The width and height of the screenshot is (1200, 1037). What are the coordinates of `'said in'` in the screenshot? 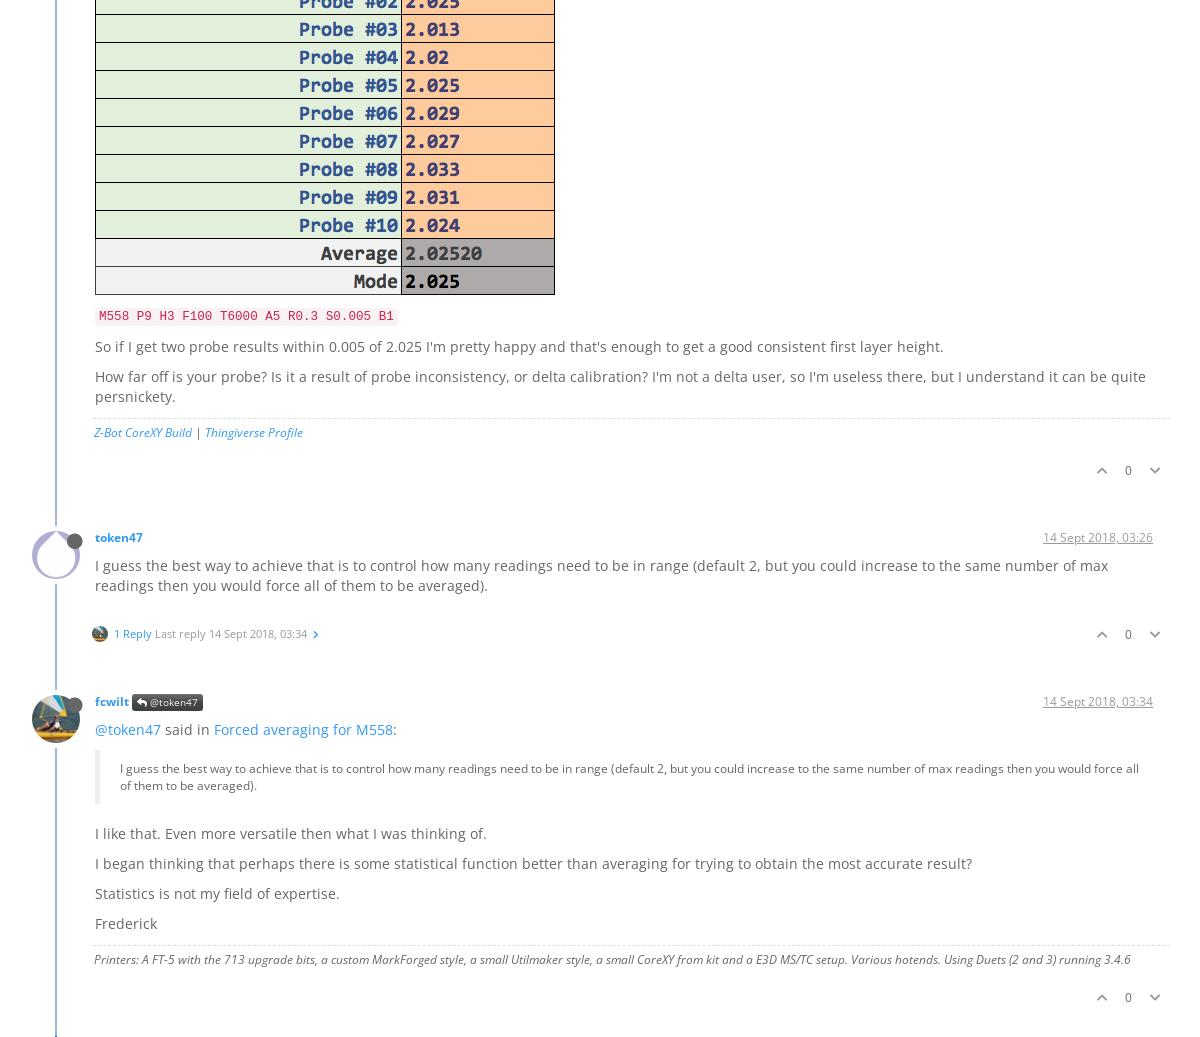 It's located at (186, 728).